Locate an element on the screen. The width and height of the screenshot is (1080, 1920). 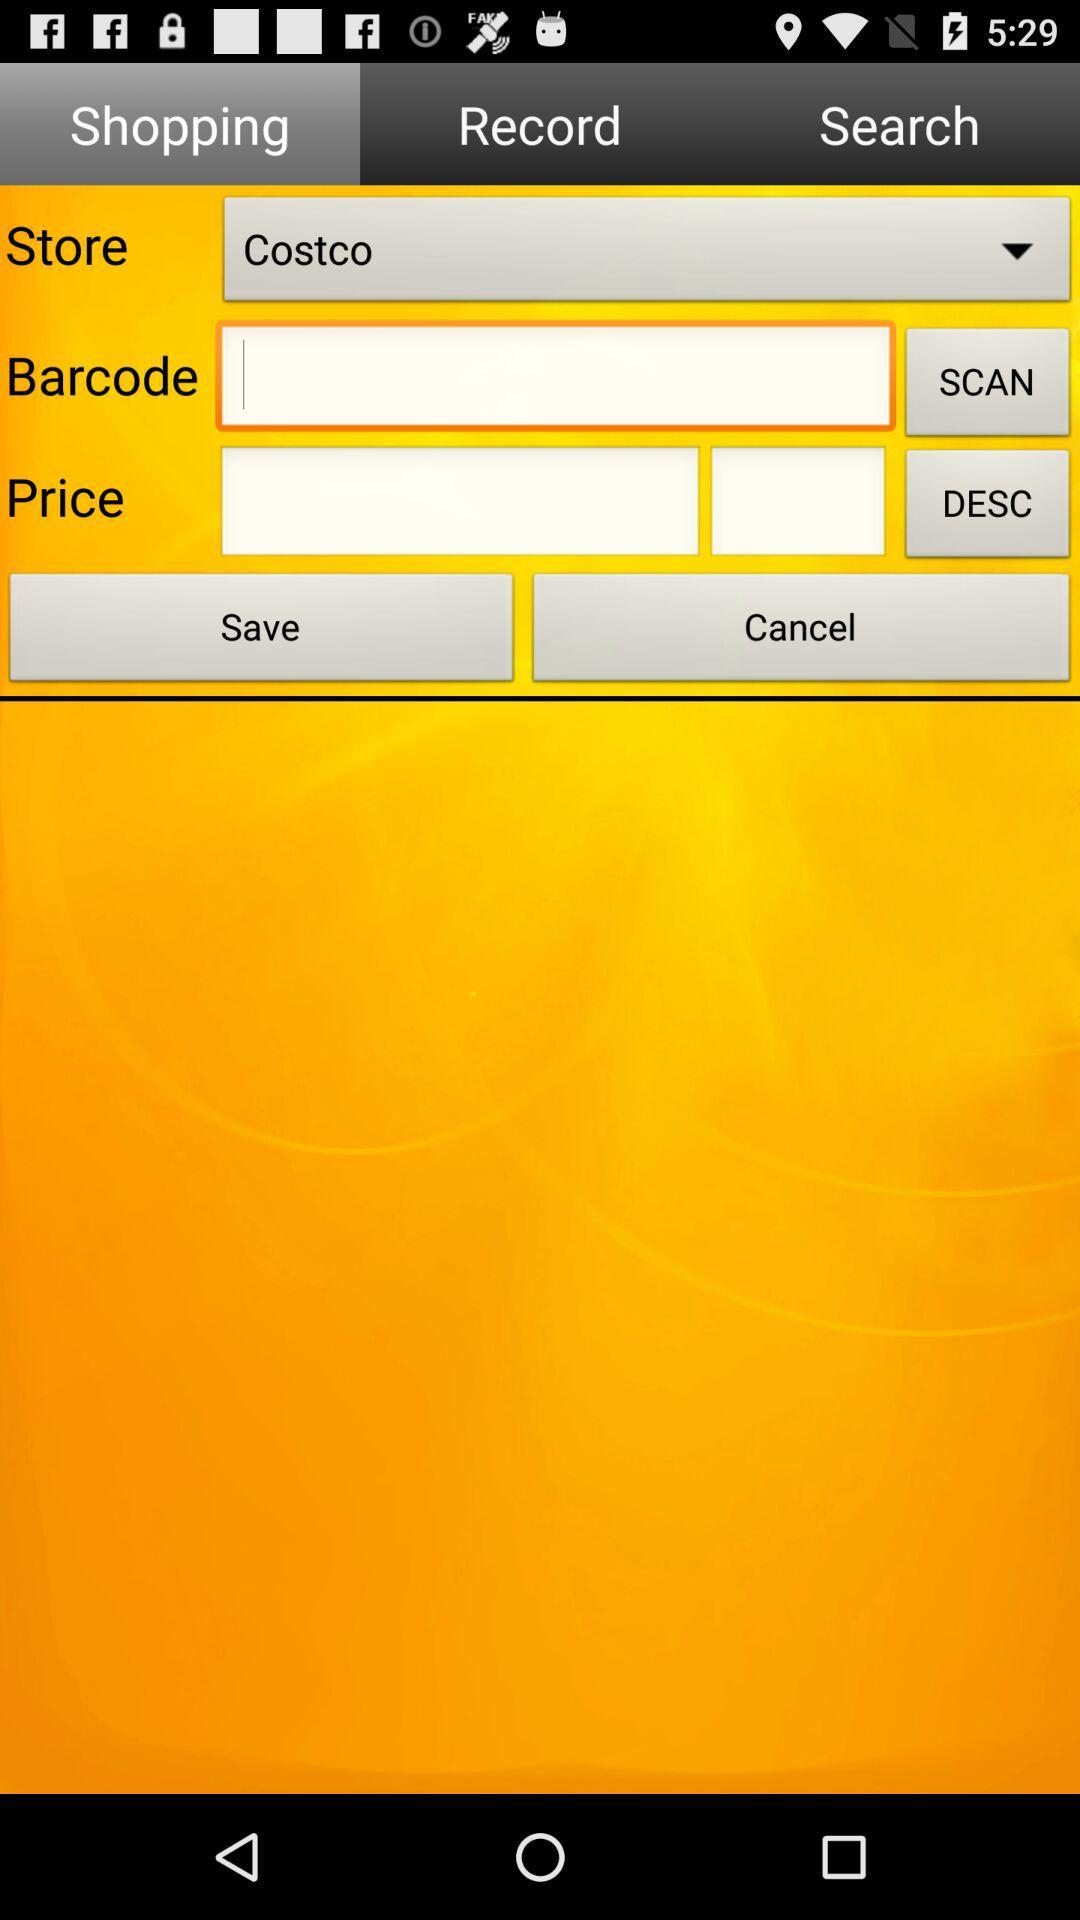
input price is located at coordinates (460, 507).